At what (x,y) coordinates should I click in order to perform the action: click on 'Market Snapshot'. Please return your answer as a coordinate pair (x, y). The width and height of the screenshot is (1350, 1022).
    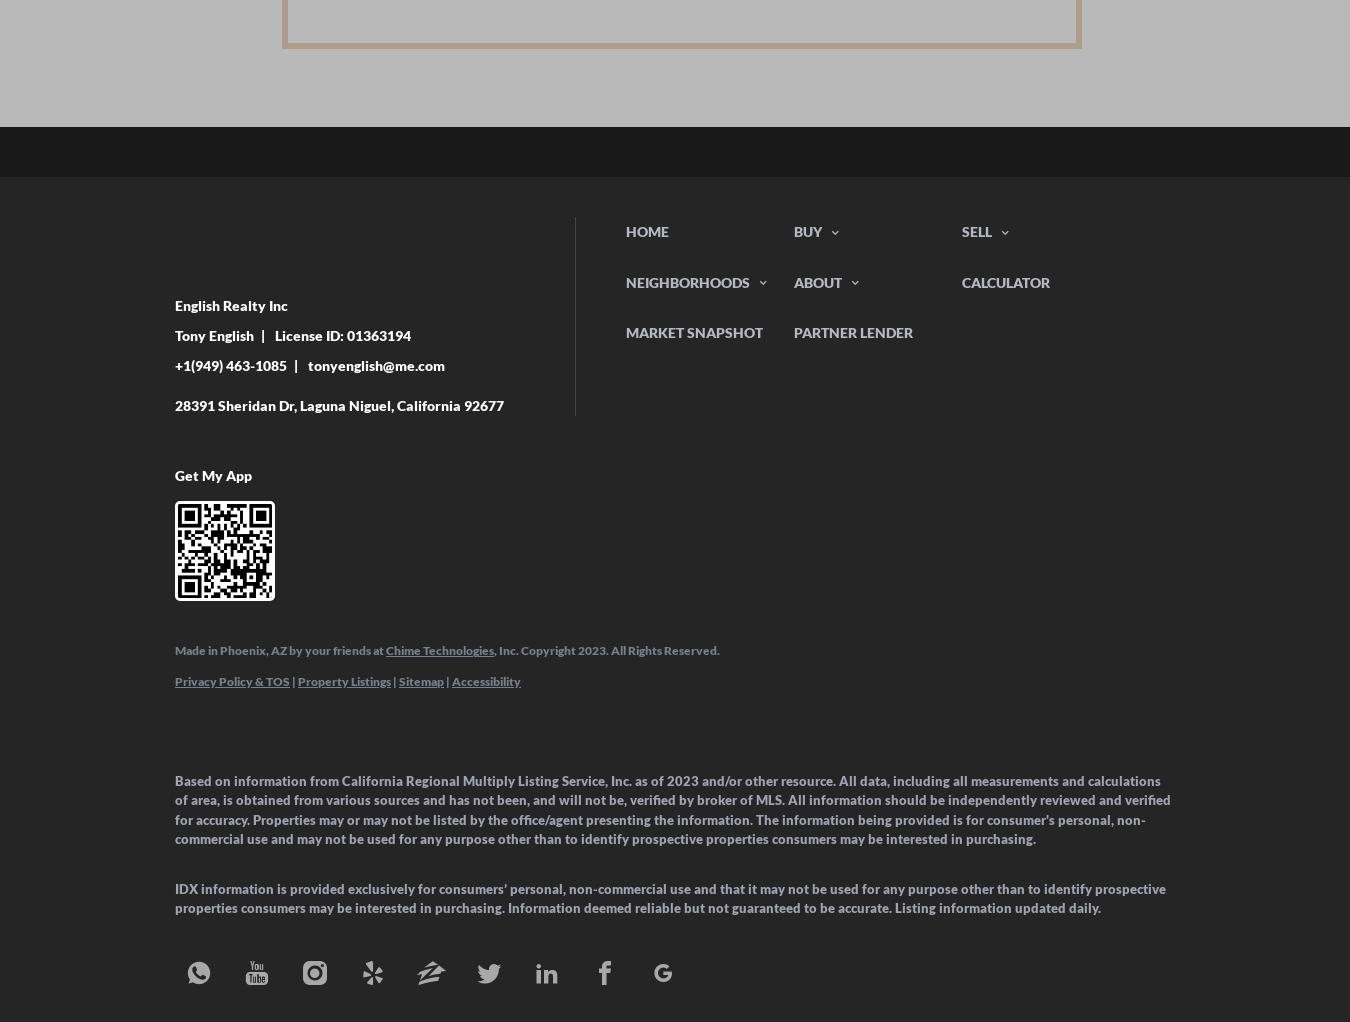
    Looking at the image, I should click on (693, 331).